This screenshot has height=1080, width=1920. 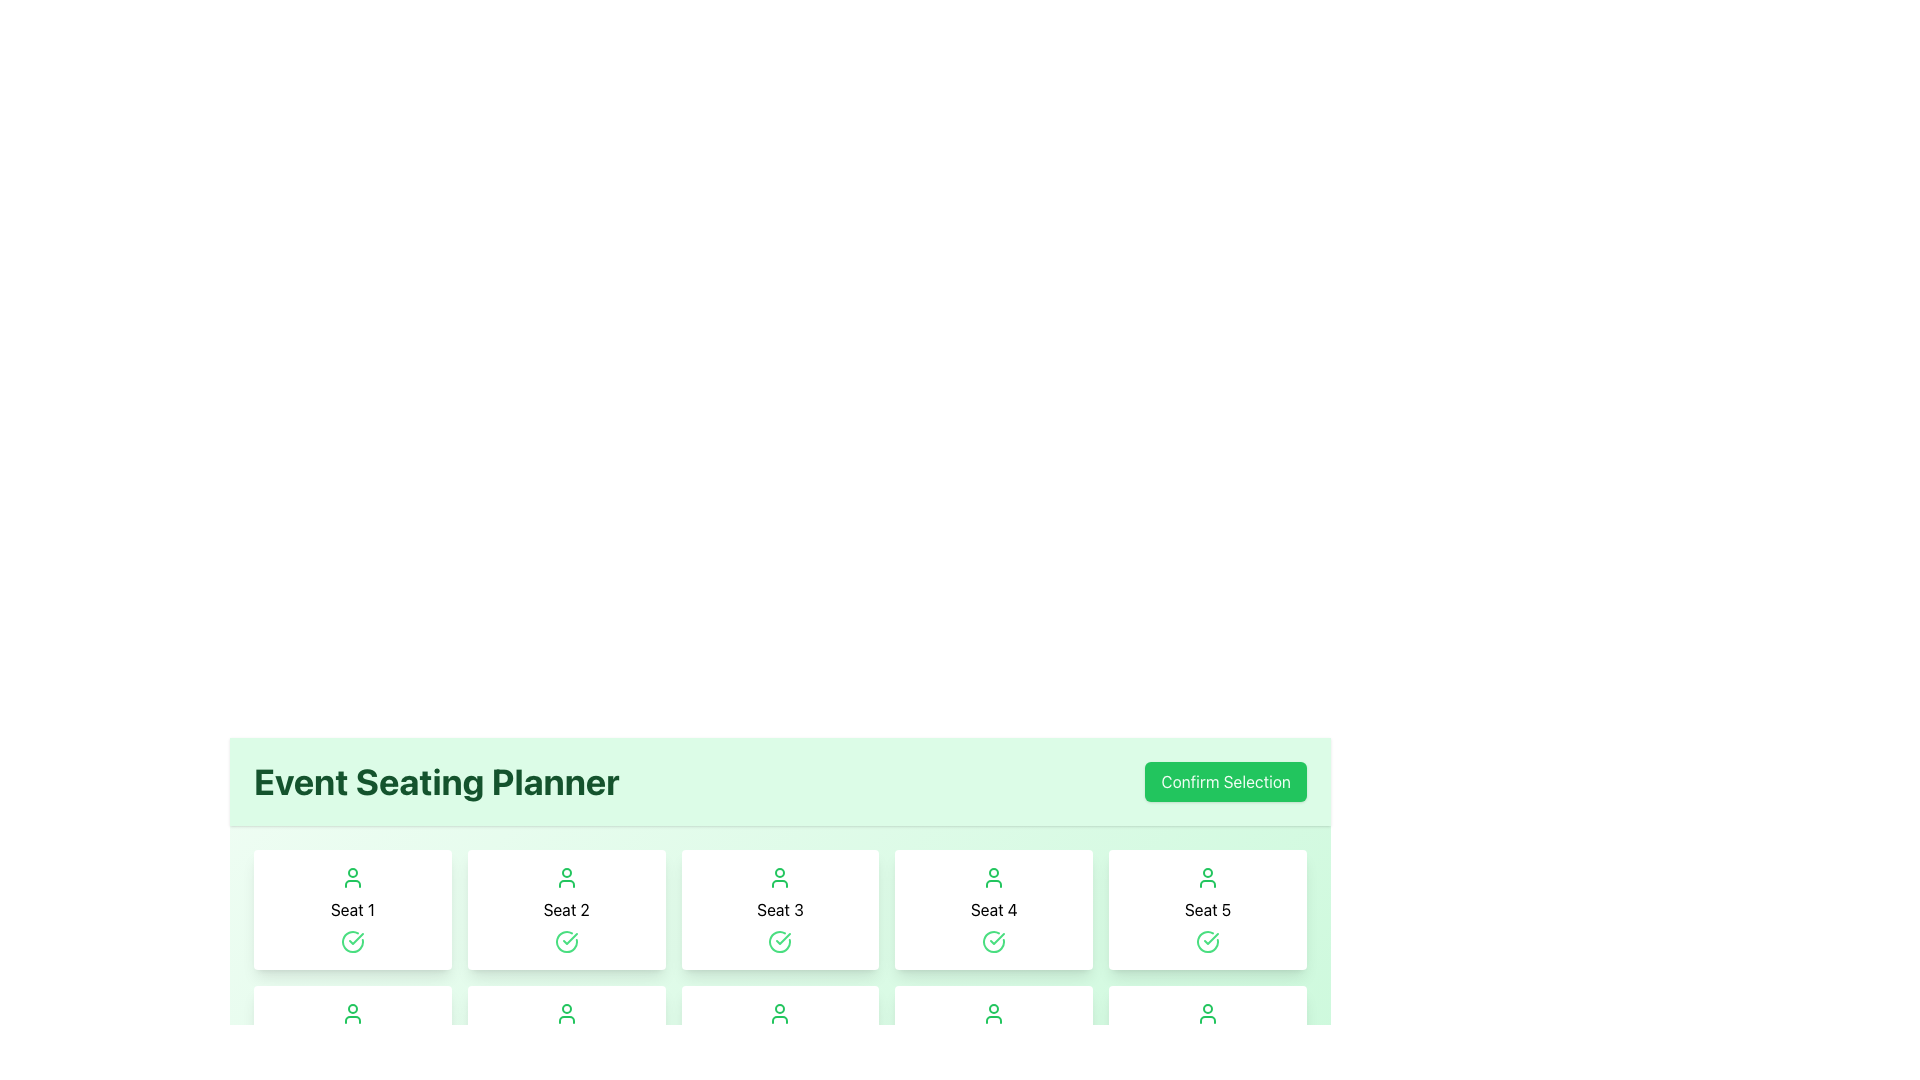 I want to click on the status icon for Seat 5, which indicates its selection, reservation, or availability in the Event Seating Planner interface, so click(x=1210, y=938).